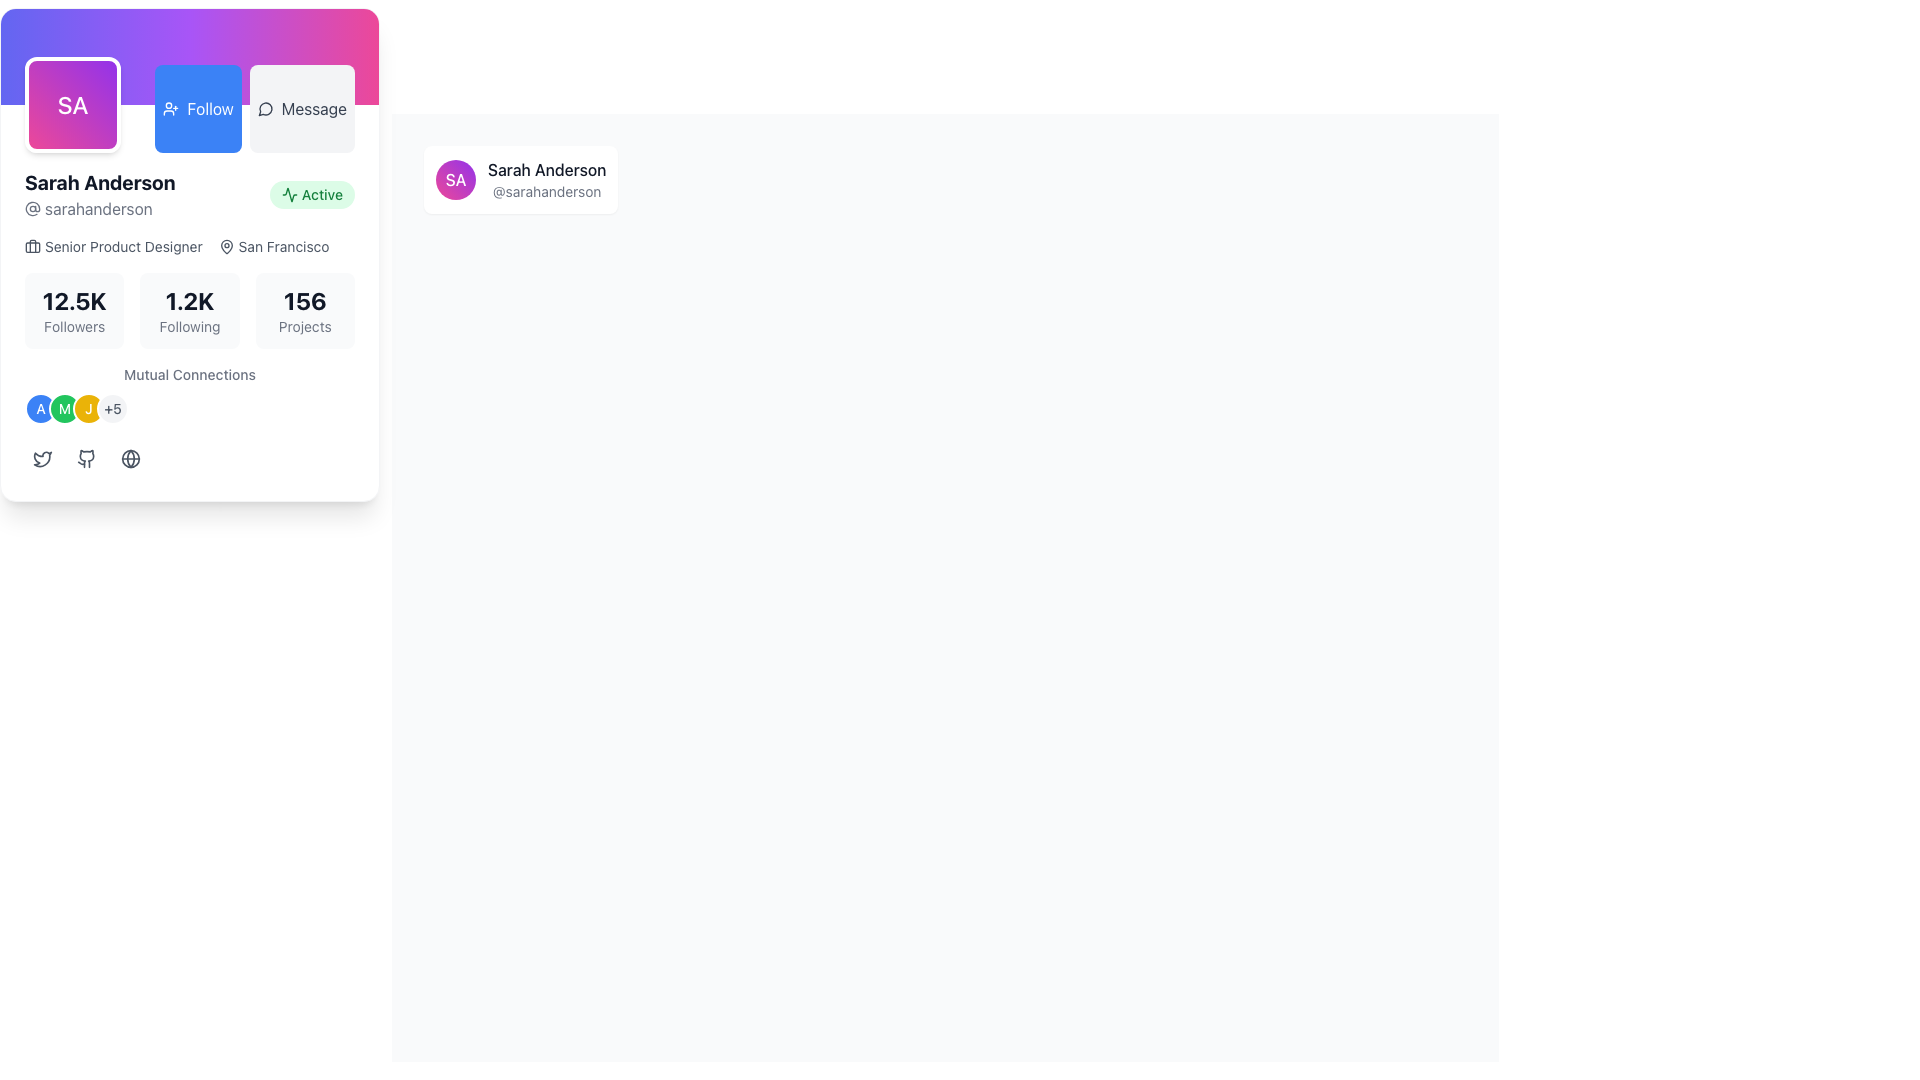 The width and height of the screenshot is (1920, 1080). I want to click on the 'Active' status icon, which is part of a status badge with a green background located at the right end of the user profile section, so click(288, 195).